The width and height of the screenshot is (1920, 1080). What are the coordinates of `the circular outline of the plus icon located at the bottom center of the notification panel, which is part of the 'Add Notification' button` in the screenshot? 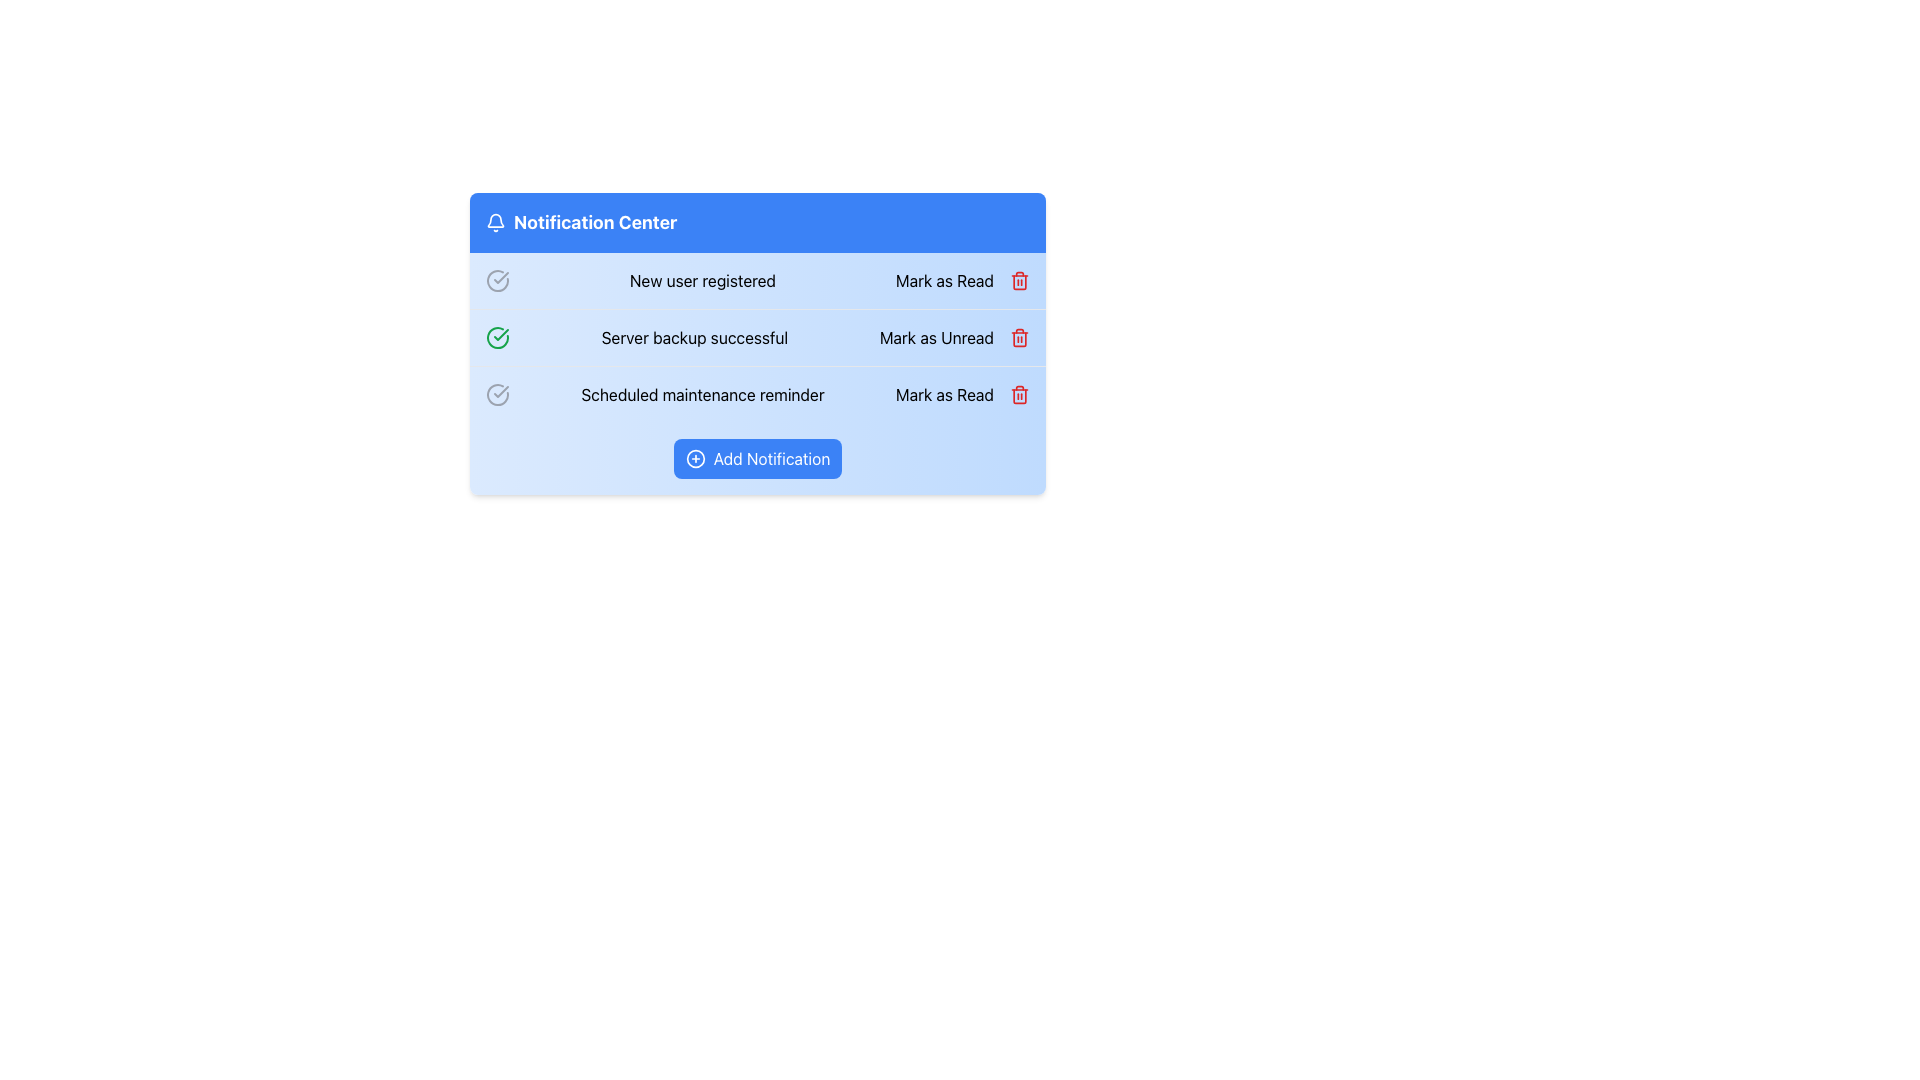 It's located at (695, 459).